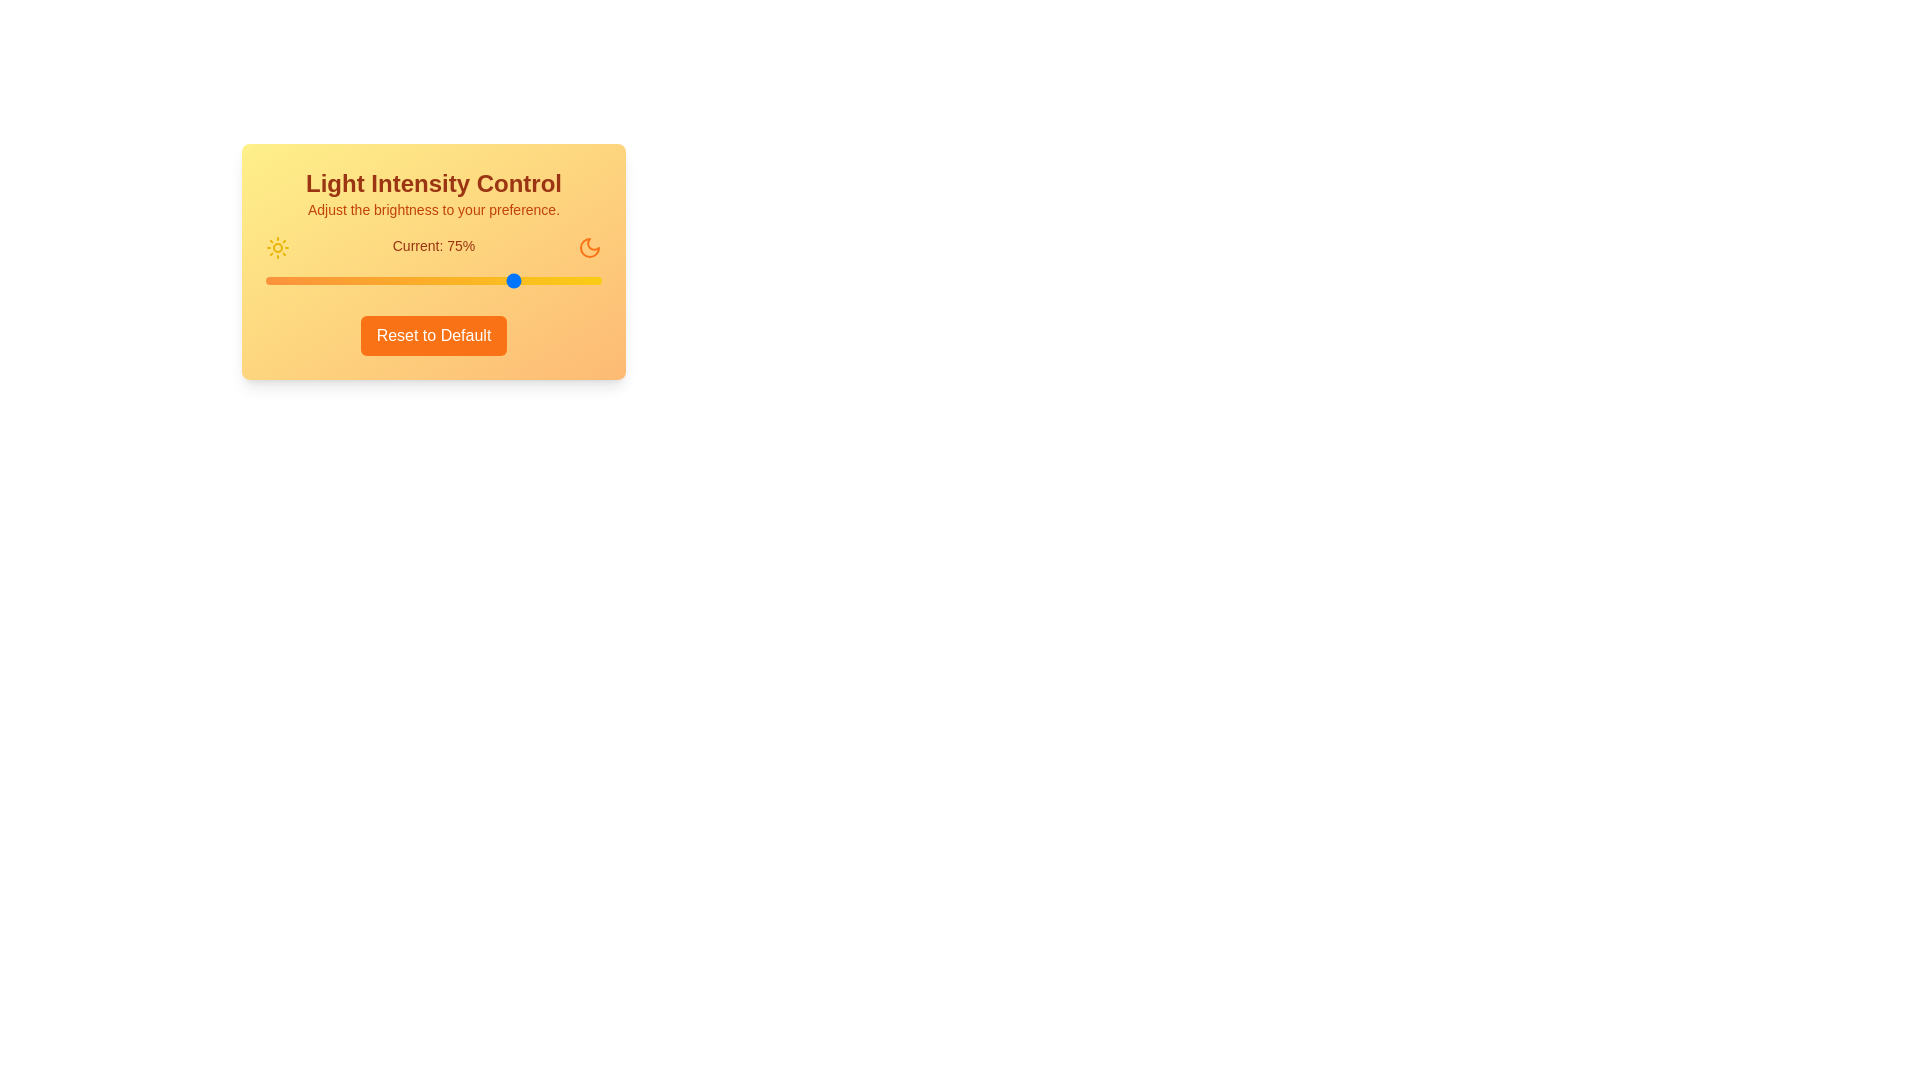 The image size is (1920, 1080). What do you see at coordinates (432, 334) in the screenshot?
I see `the 'Reset to Default' button to reset the light intensity` at bounding box center [432, 334].